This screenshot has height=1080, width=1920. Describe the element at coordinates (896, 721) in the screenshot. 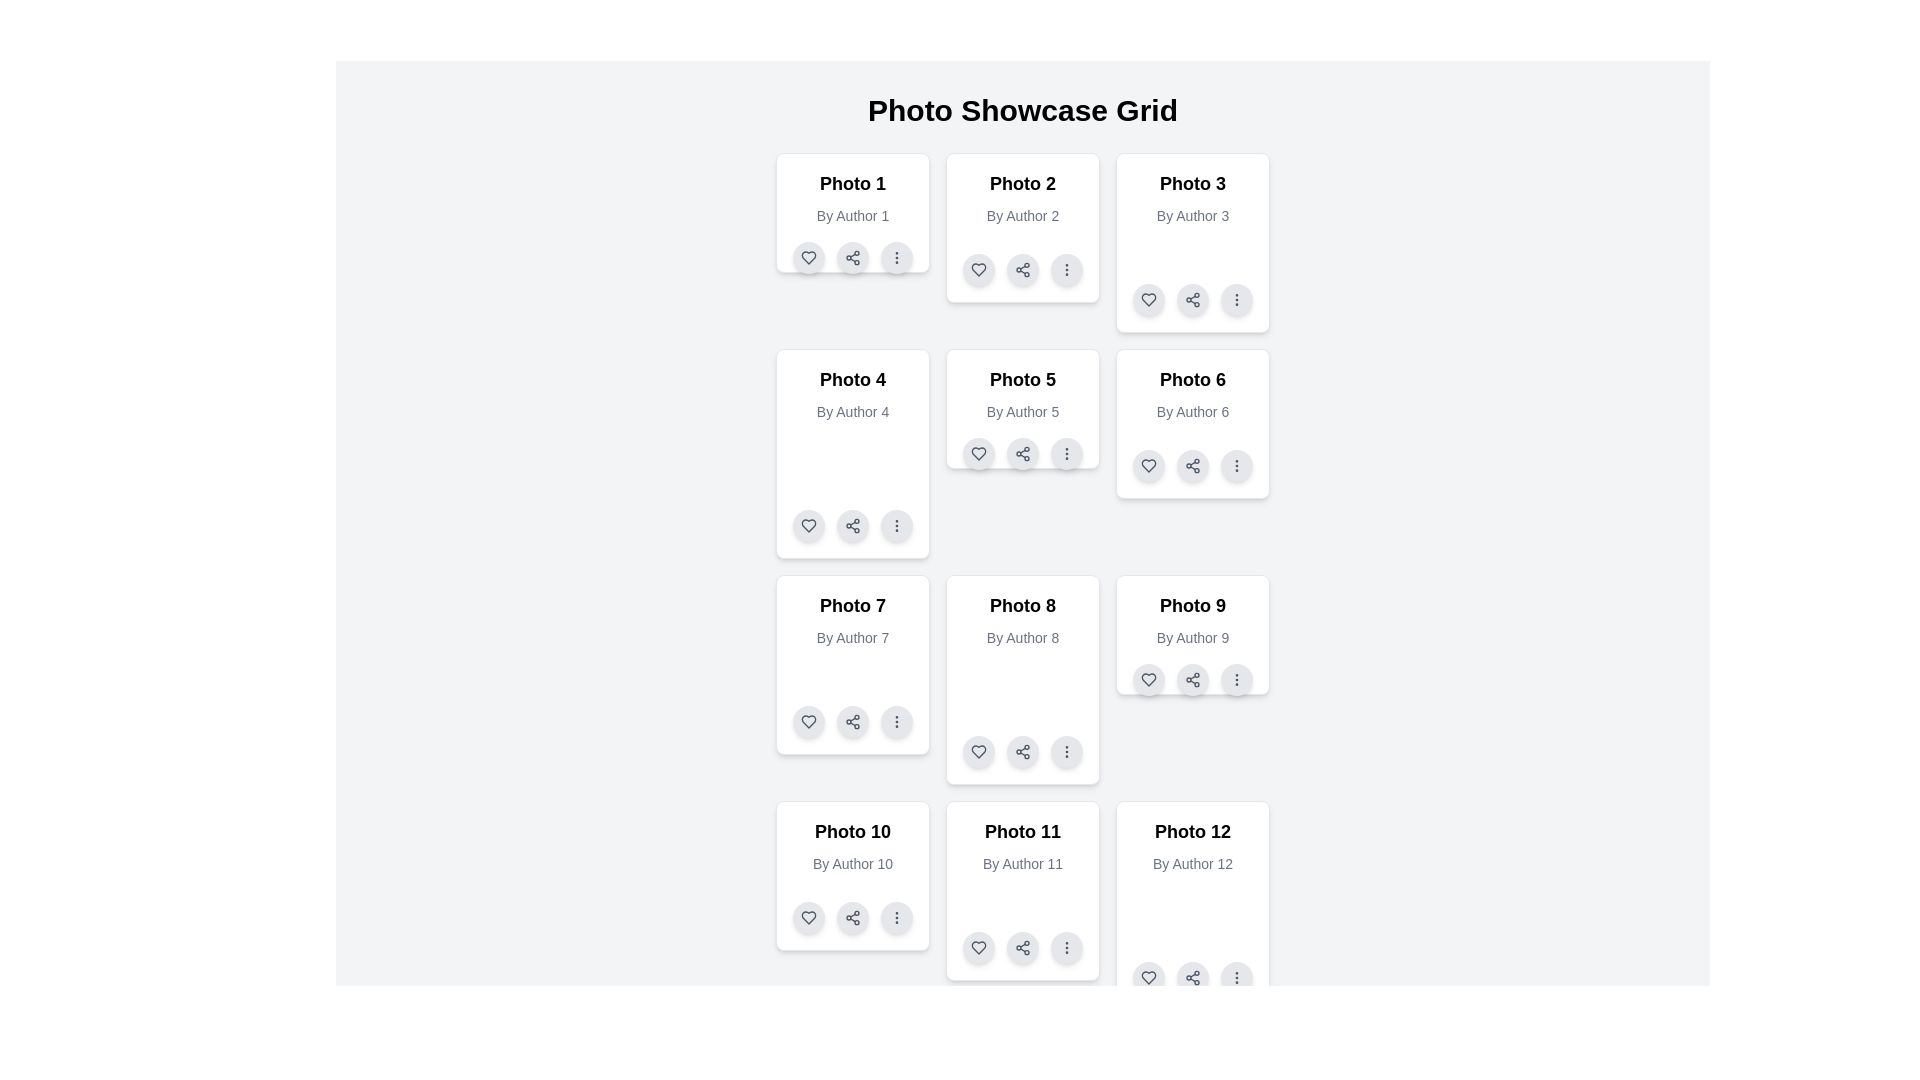

I see `the vertical ellipsis icon with three vertically aligned dots located in the bottom-right corner of the 'Photo 7' card` at that location.